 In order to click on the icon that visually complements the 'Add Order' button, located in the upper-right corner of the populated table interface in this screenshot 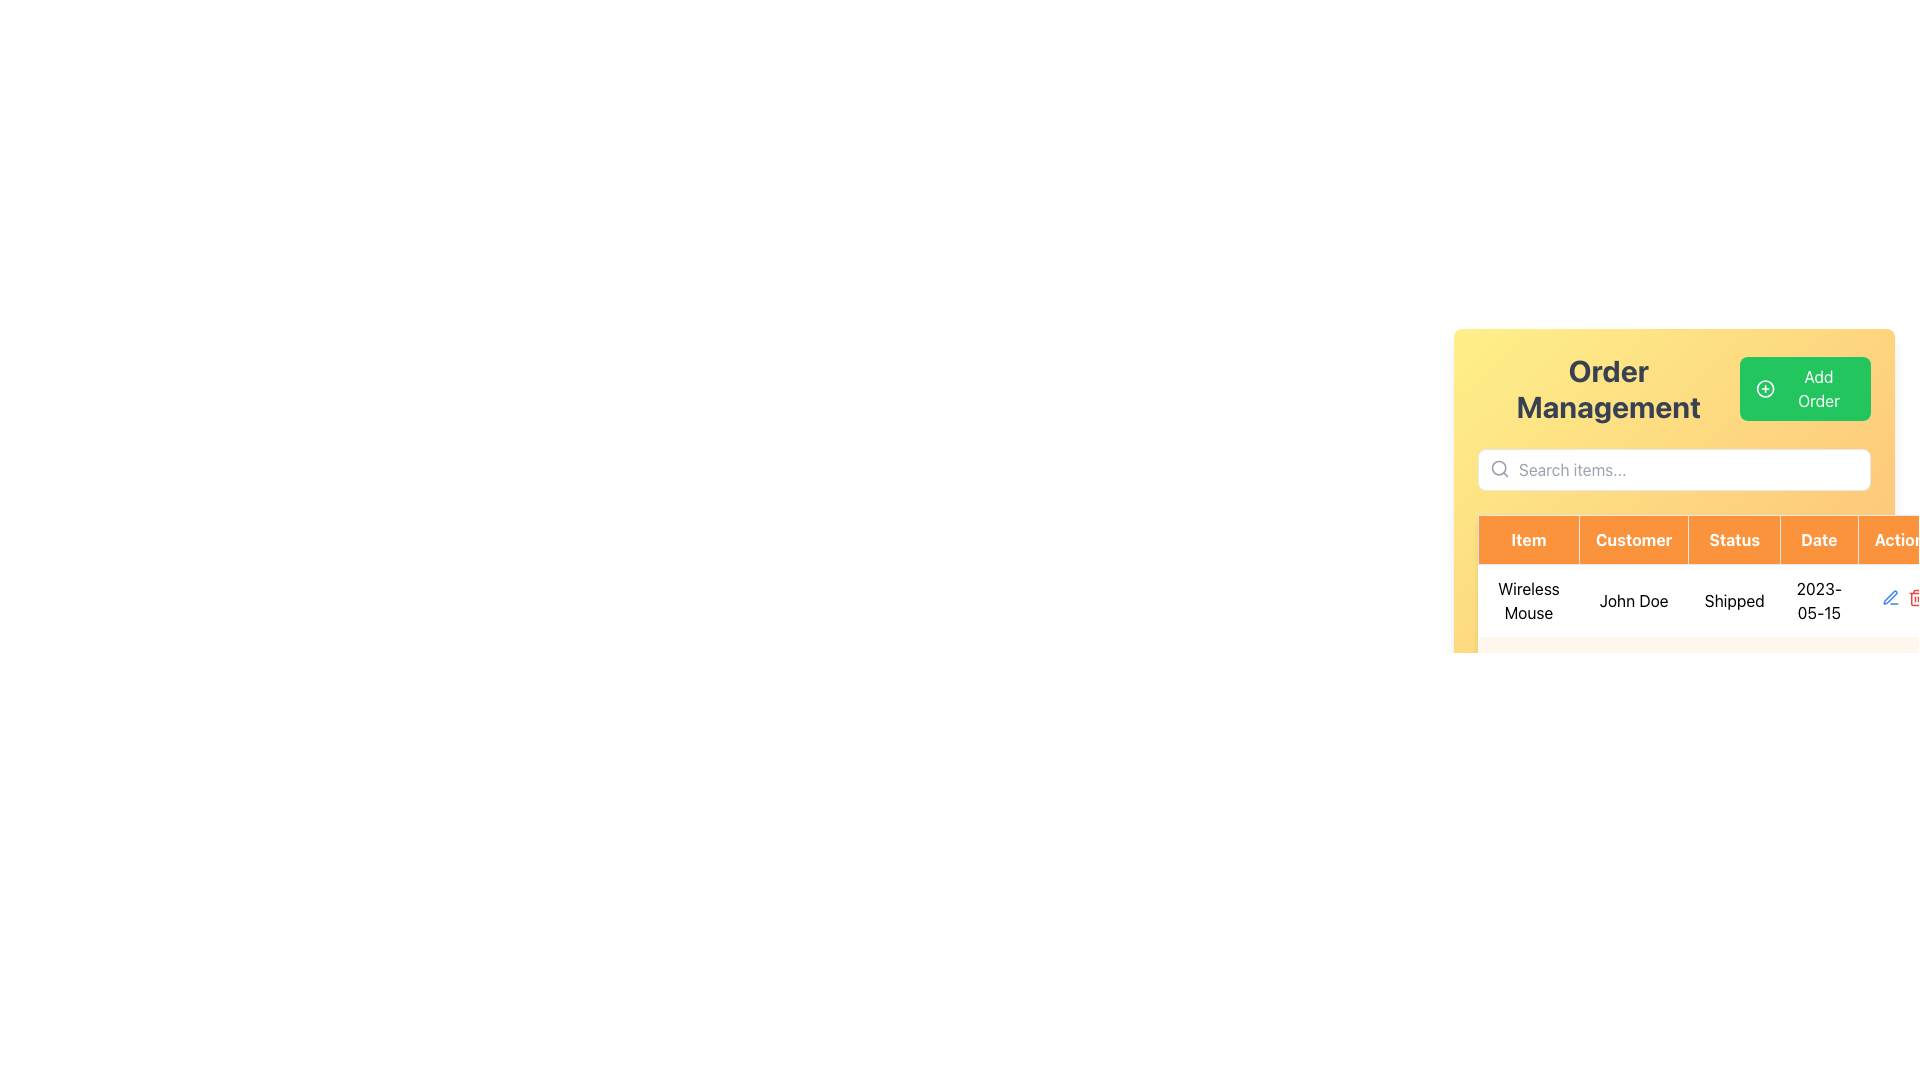, I will do `click(1765, 389)`.